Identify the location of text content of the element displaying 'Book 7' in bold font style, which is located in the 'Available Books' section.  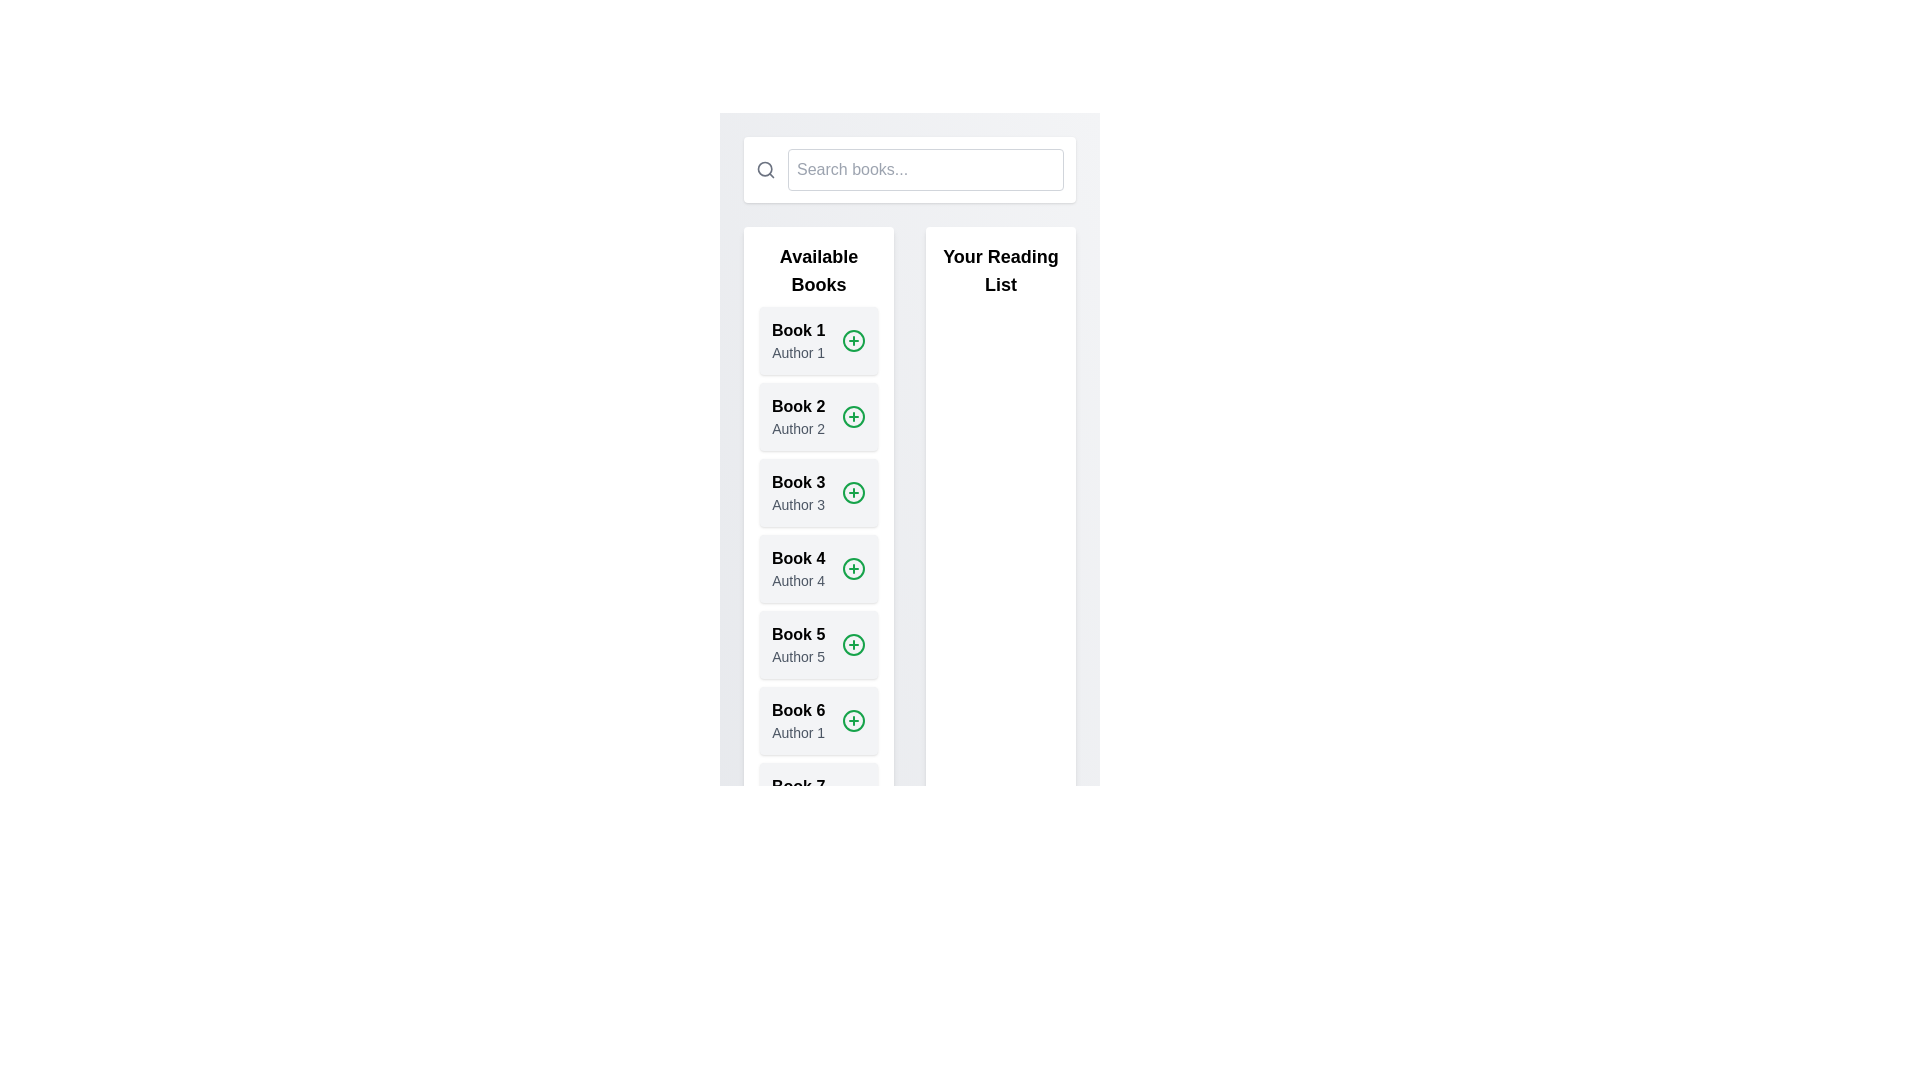
(797, 785).